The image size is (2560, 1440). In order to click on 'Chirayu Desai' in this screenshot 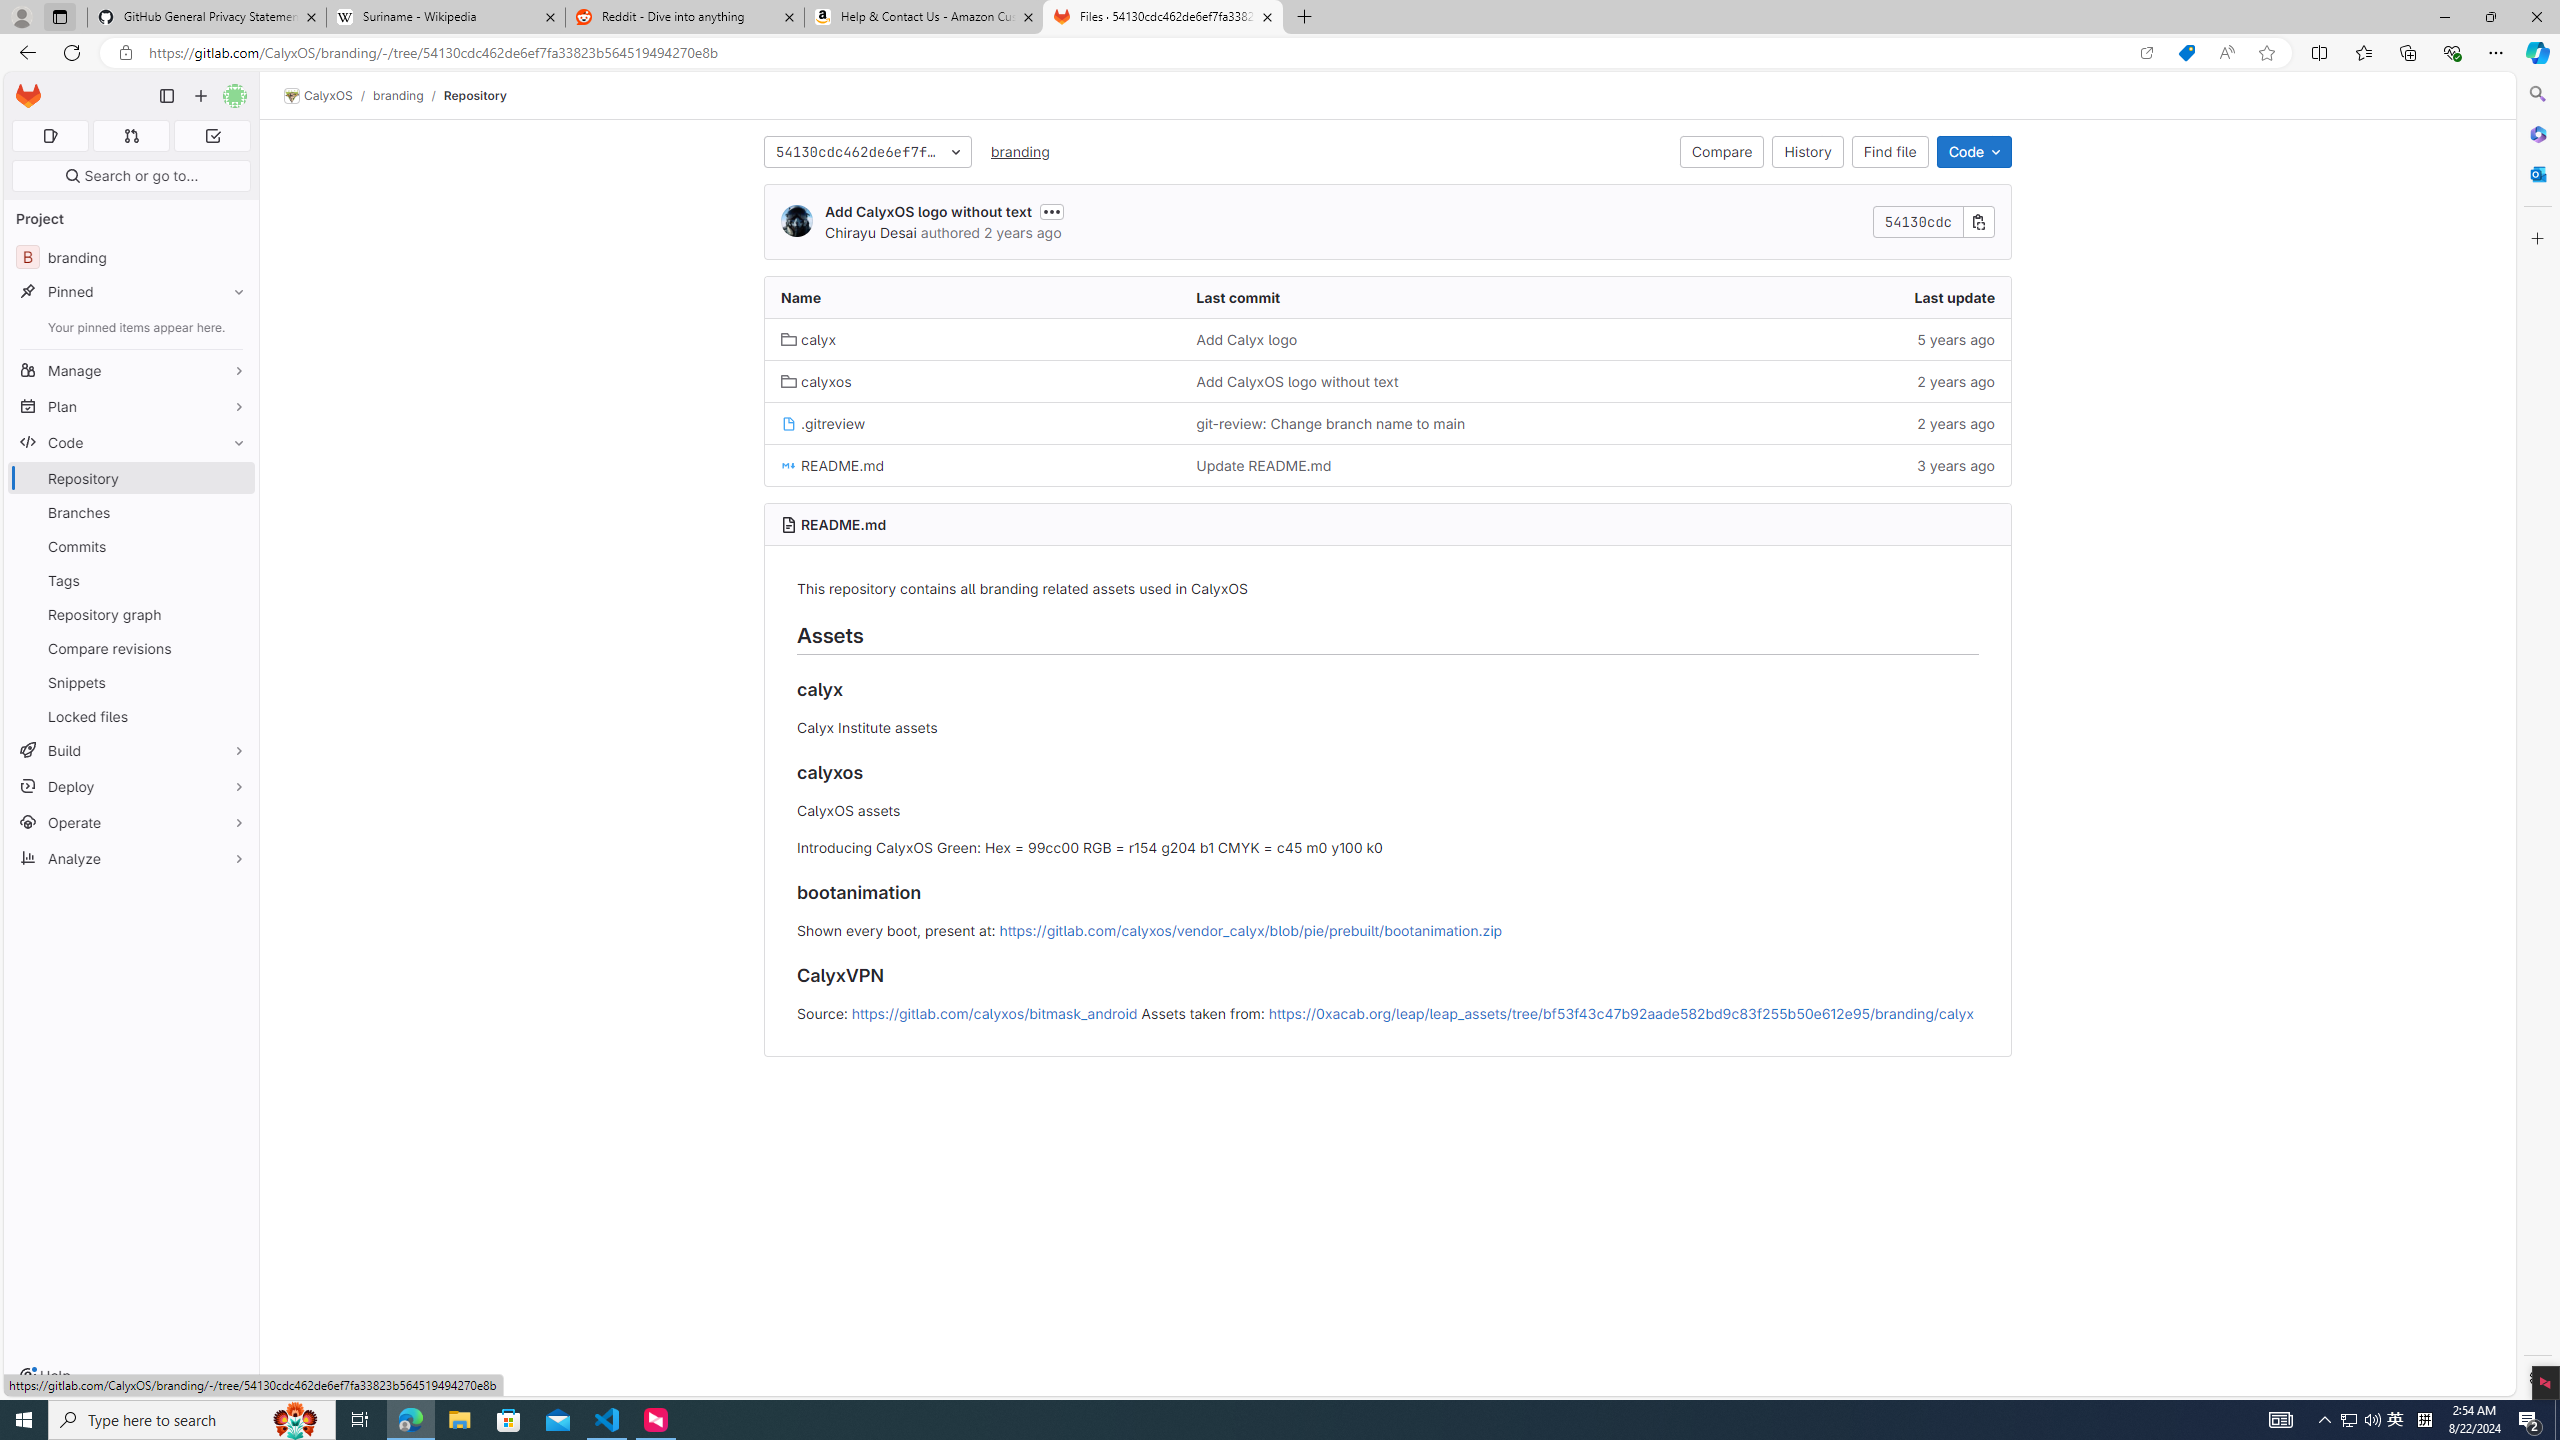, I will do `click(869, 231)`.